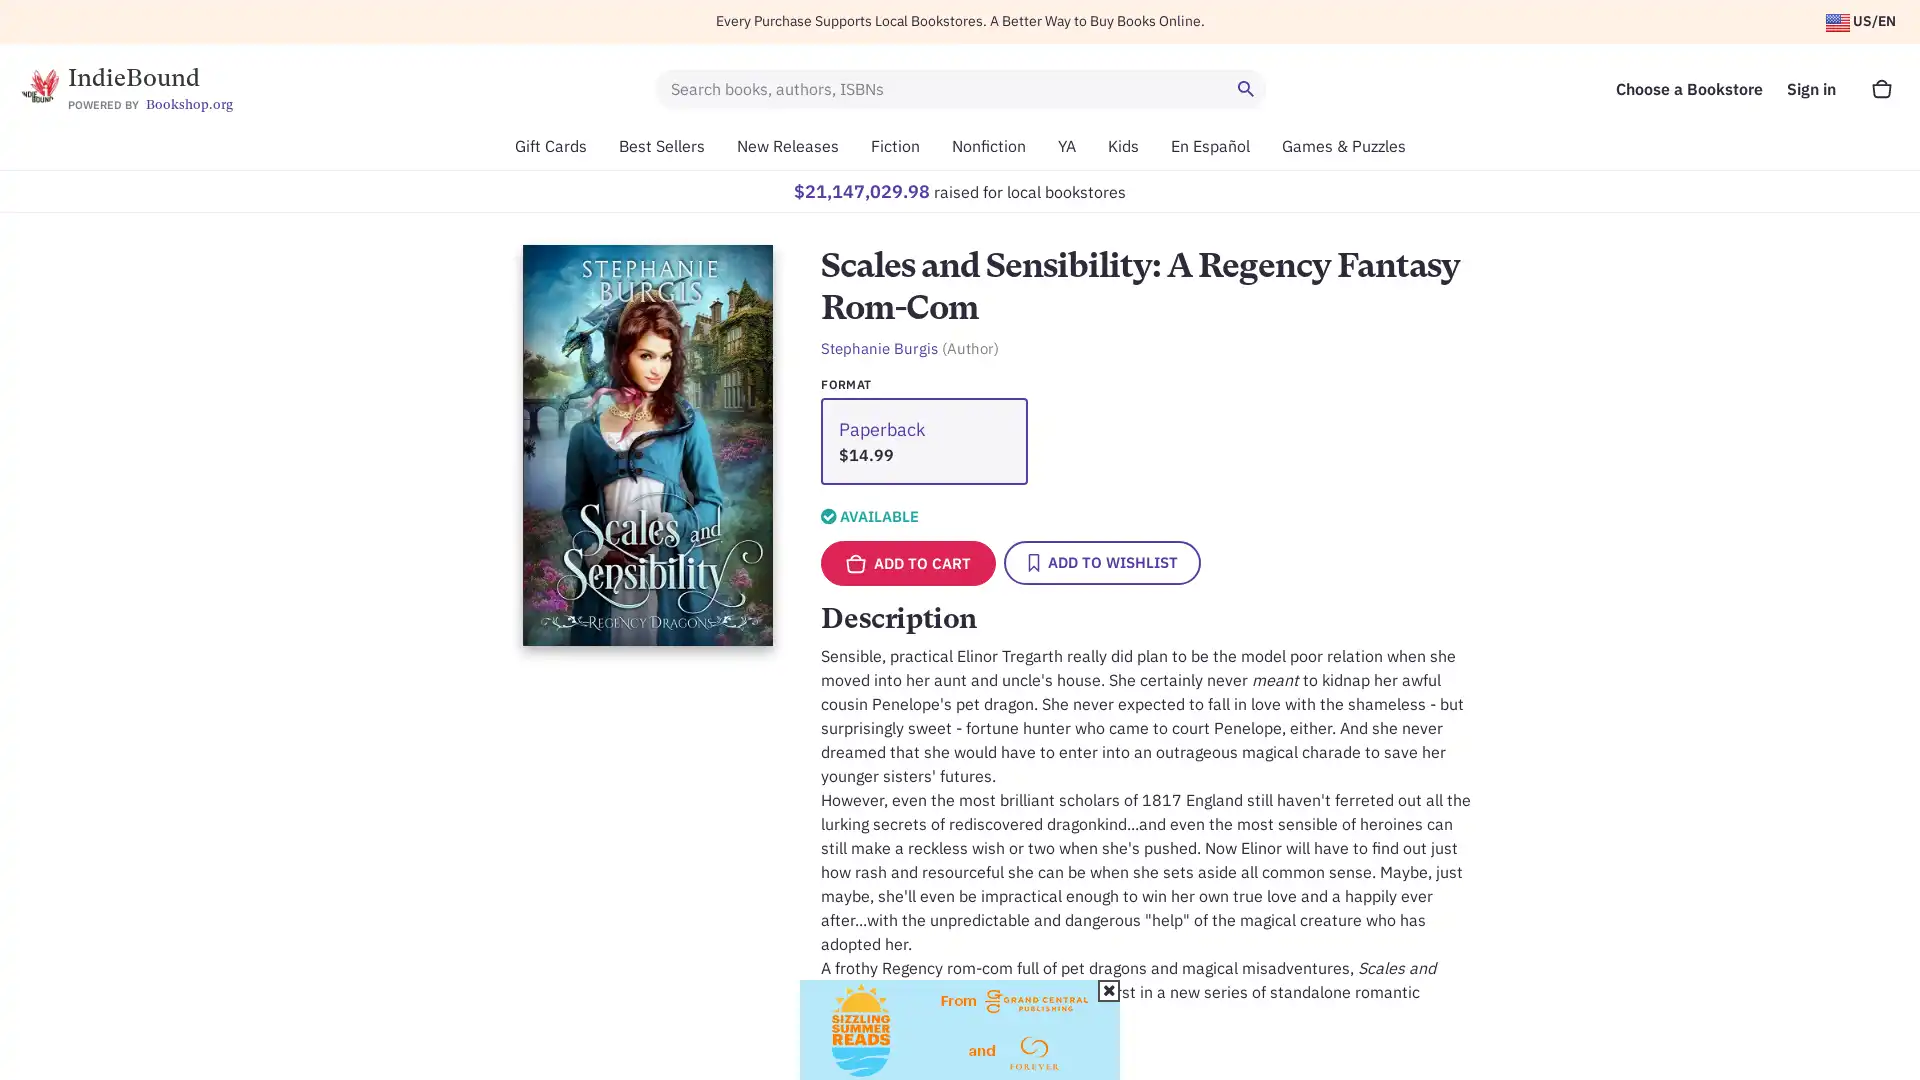 The height and width of the screenshot is (1080, 1920). What do you see at coordinates (1247, 87) in the screenshot?
I see `Search` at bounding box center [1247, 87].